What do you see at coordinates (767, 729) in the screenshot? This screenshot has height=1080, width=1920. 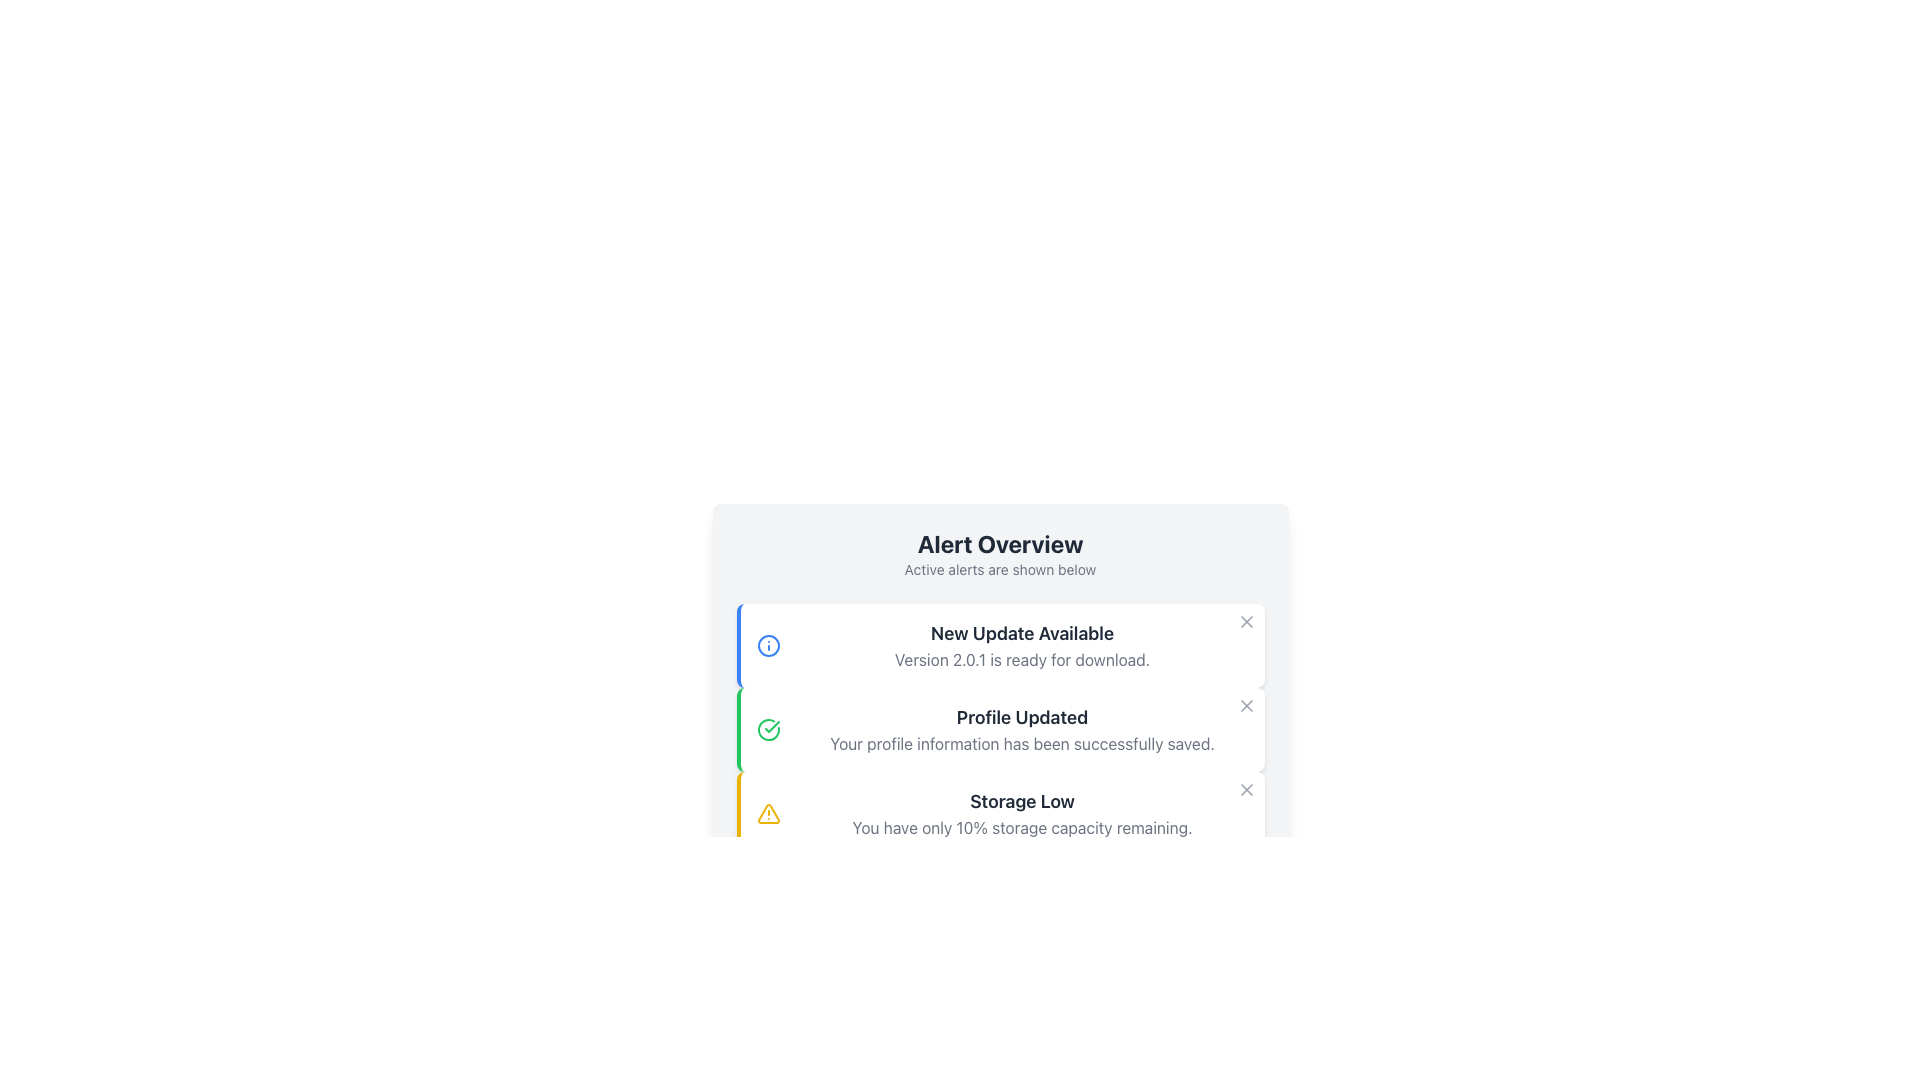 I see `the success icon located near the top-left corner of the 'Profile Updated' alert box, which indicates a completed action` at bounding box center [767, 729].